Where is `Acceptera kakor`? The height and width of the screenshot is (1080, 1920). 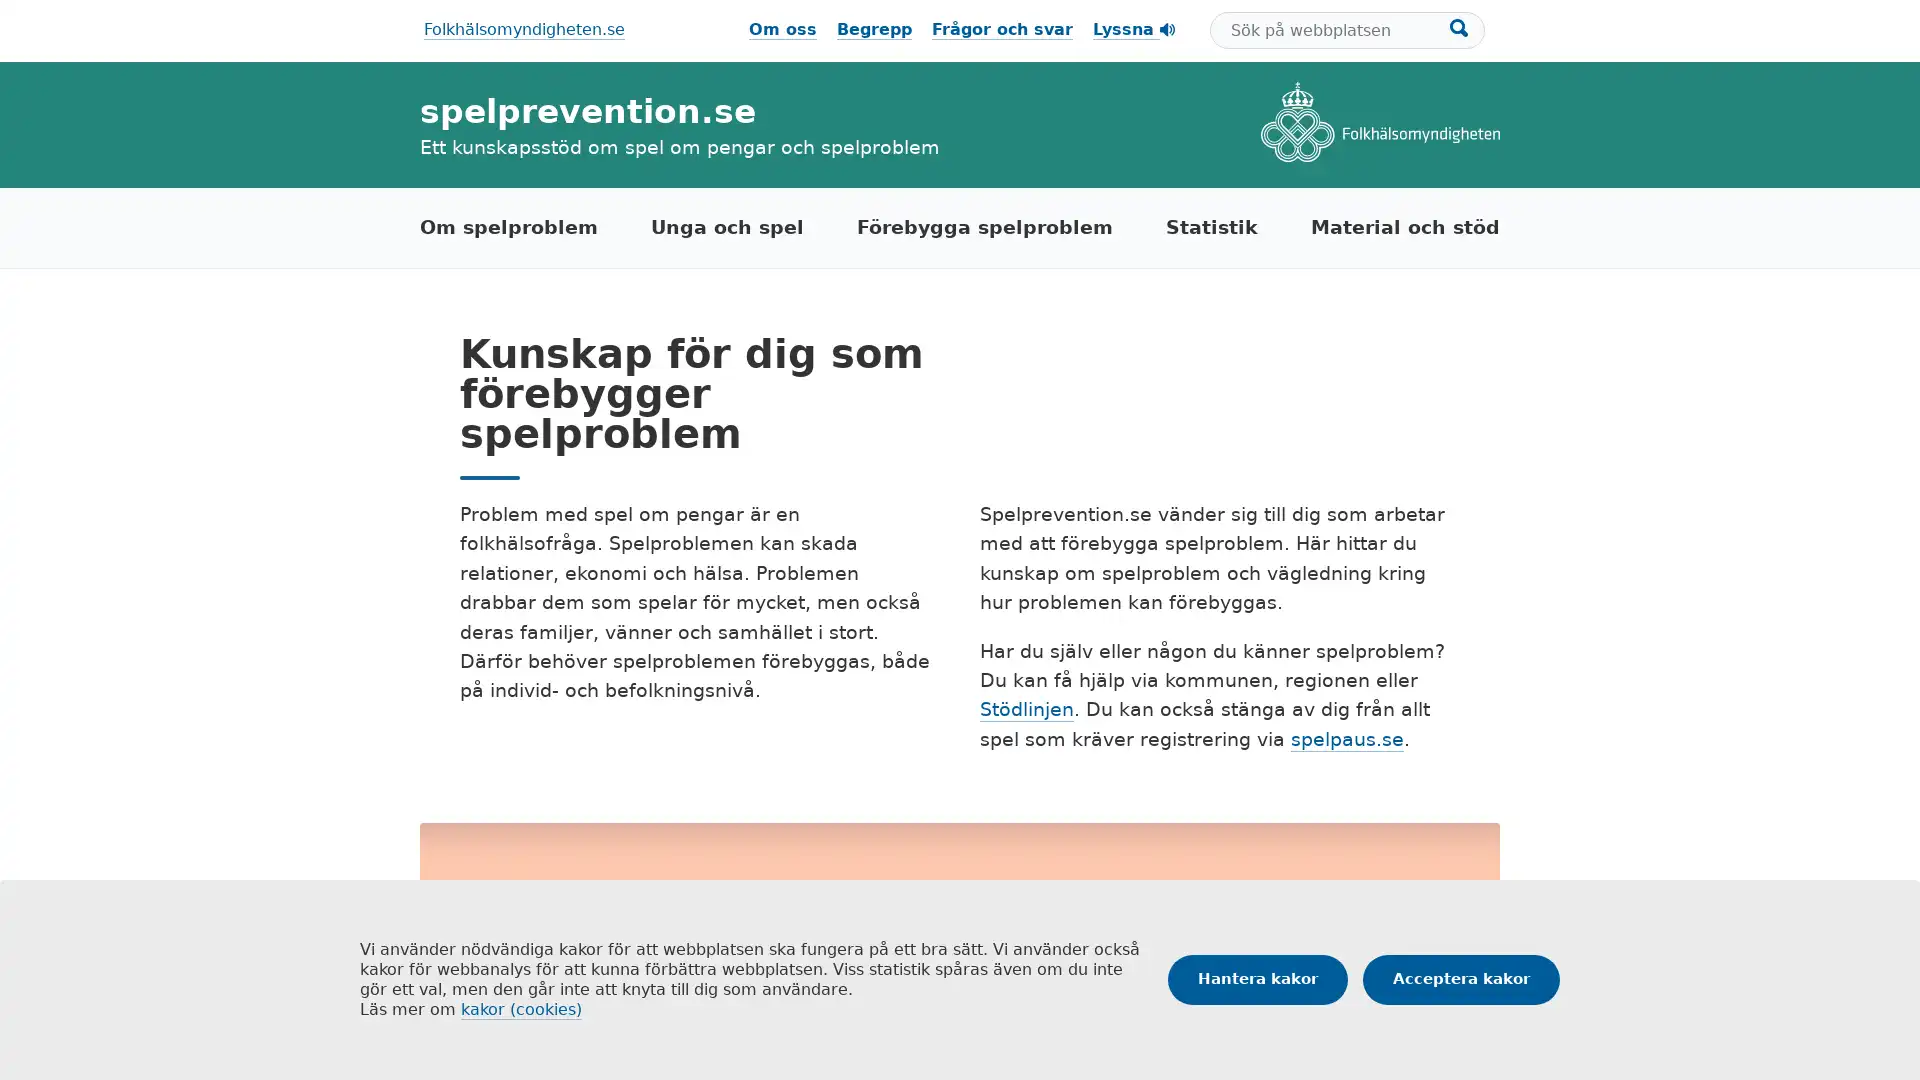 Acceptera kakor is located at coordinates (1461, 978).